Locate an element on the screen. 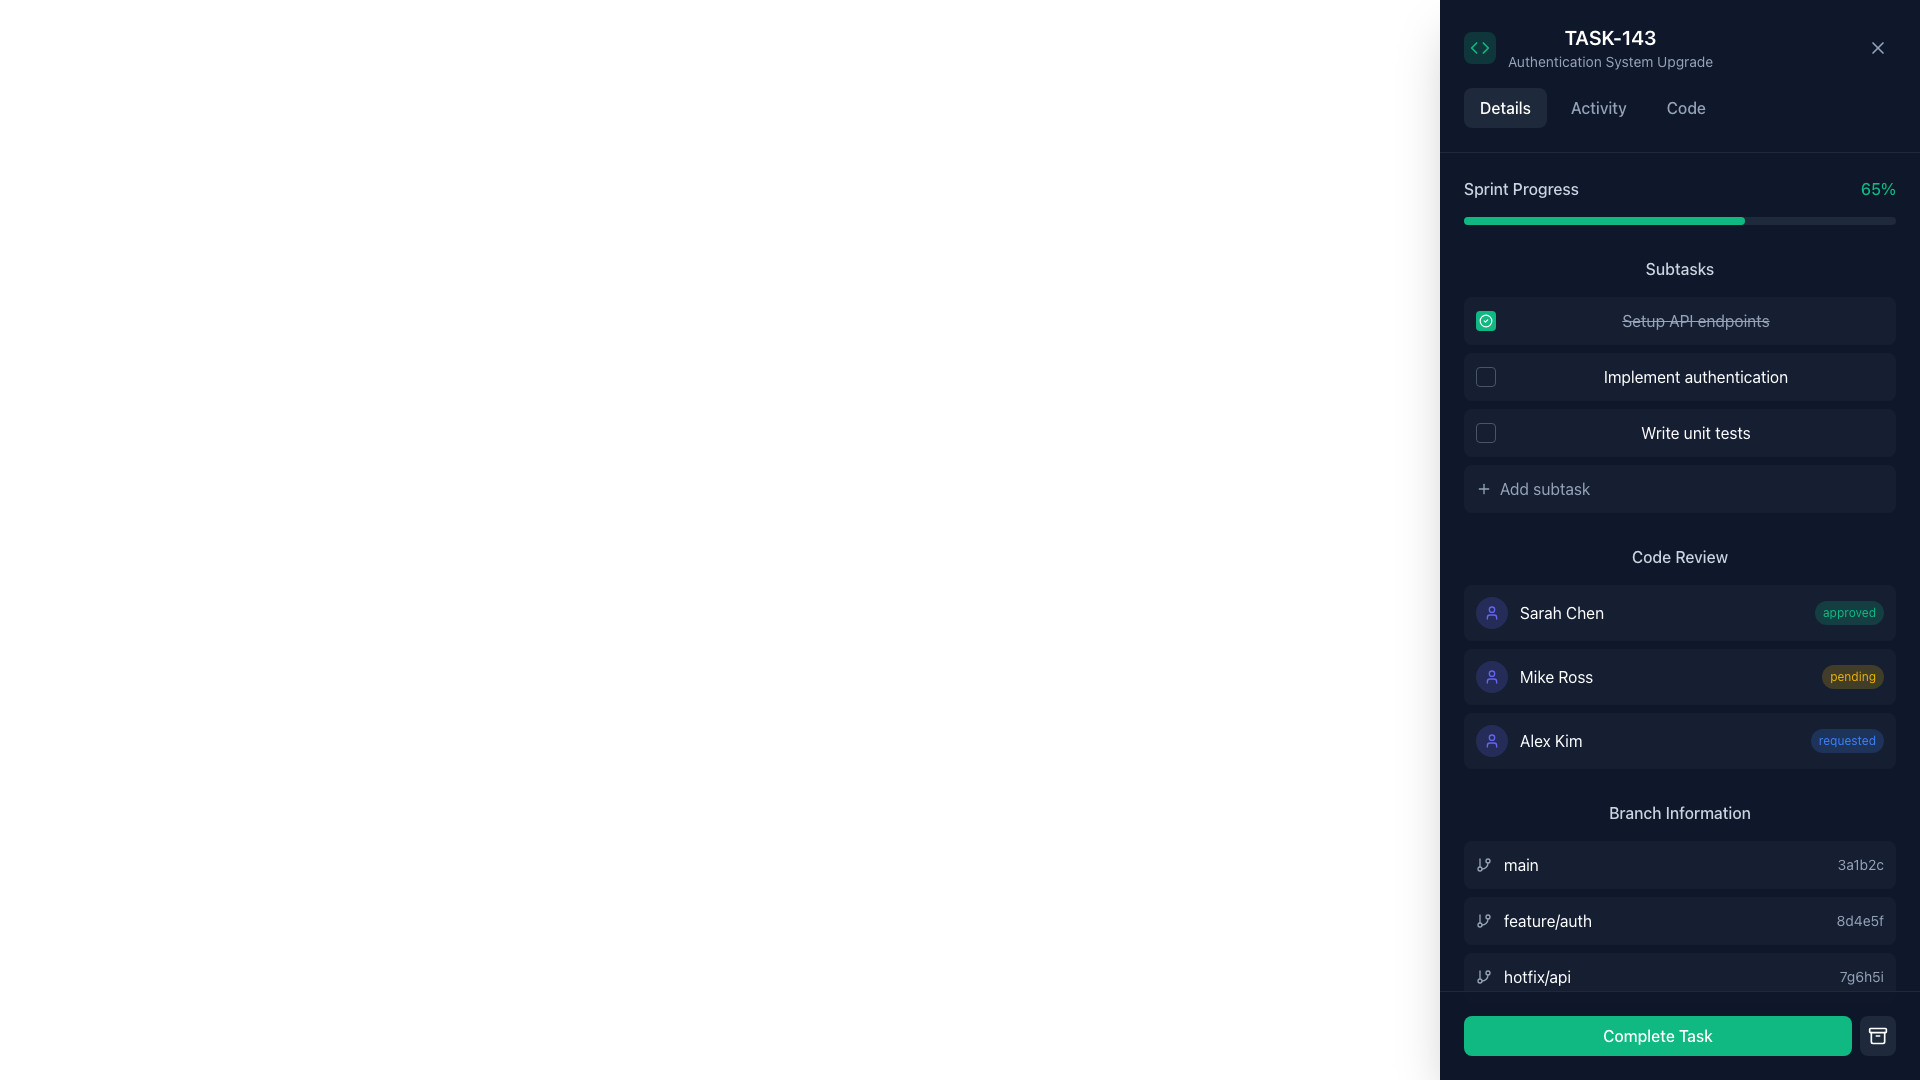 Image resolution: width=1920 pixels, height=1080 pixels. the completed subtask button representing a task under the 'TASK-143' details section is located at coordinates (1680, 319).